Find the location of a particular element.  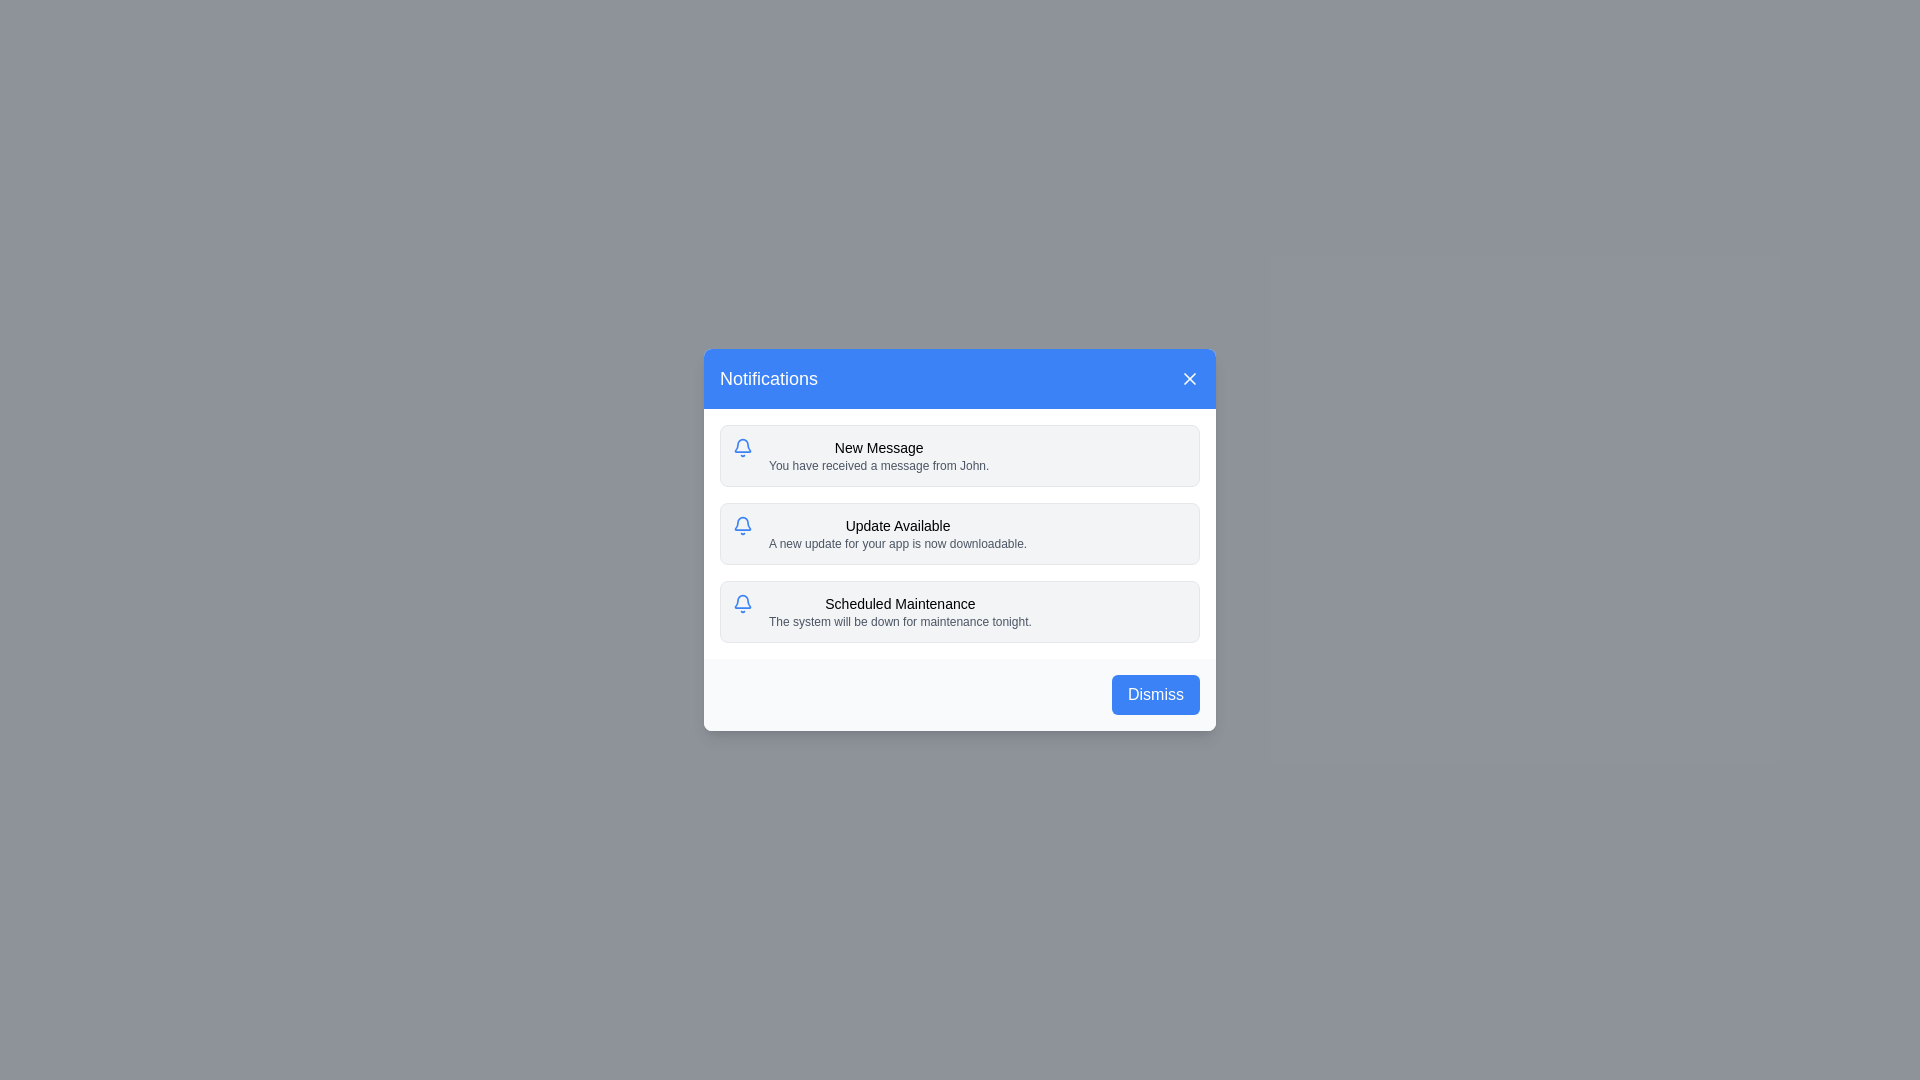

text displayed in the notification card that shows 'New Message' and 'You have received a message from John' is located at coordinates (879, 455).